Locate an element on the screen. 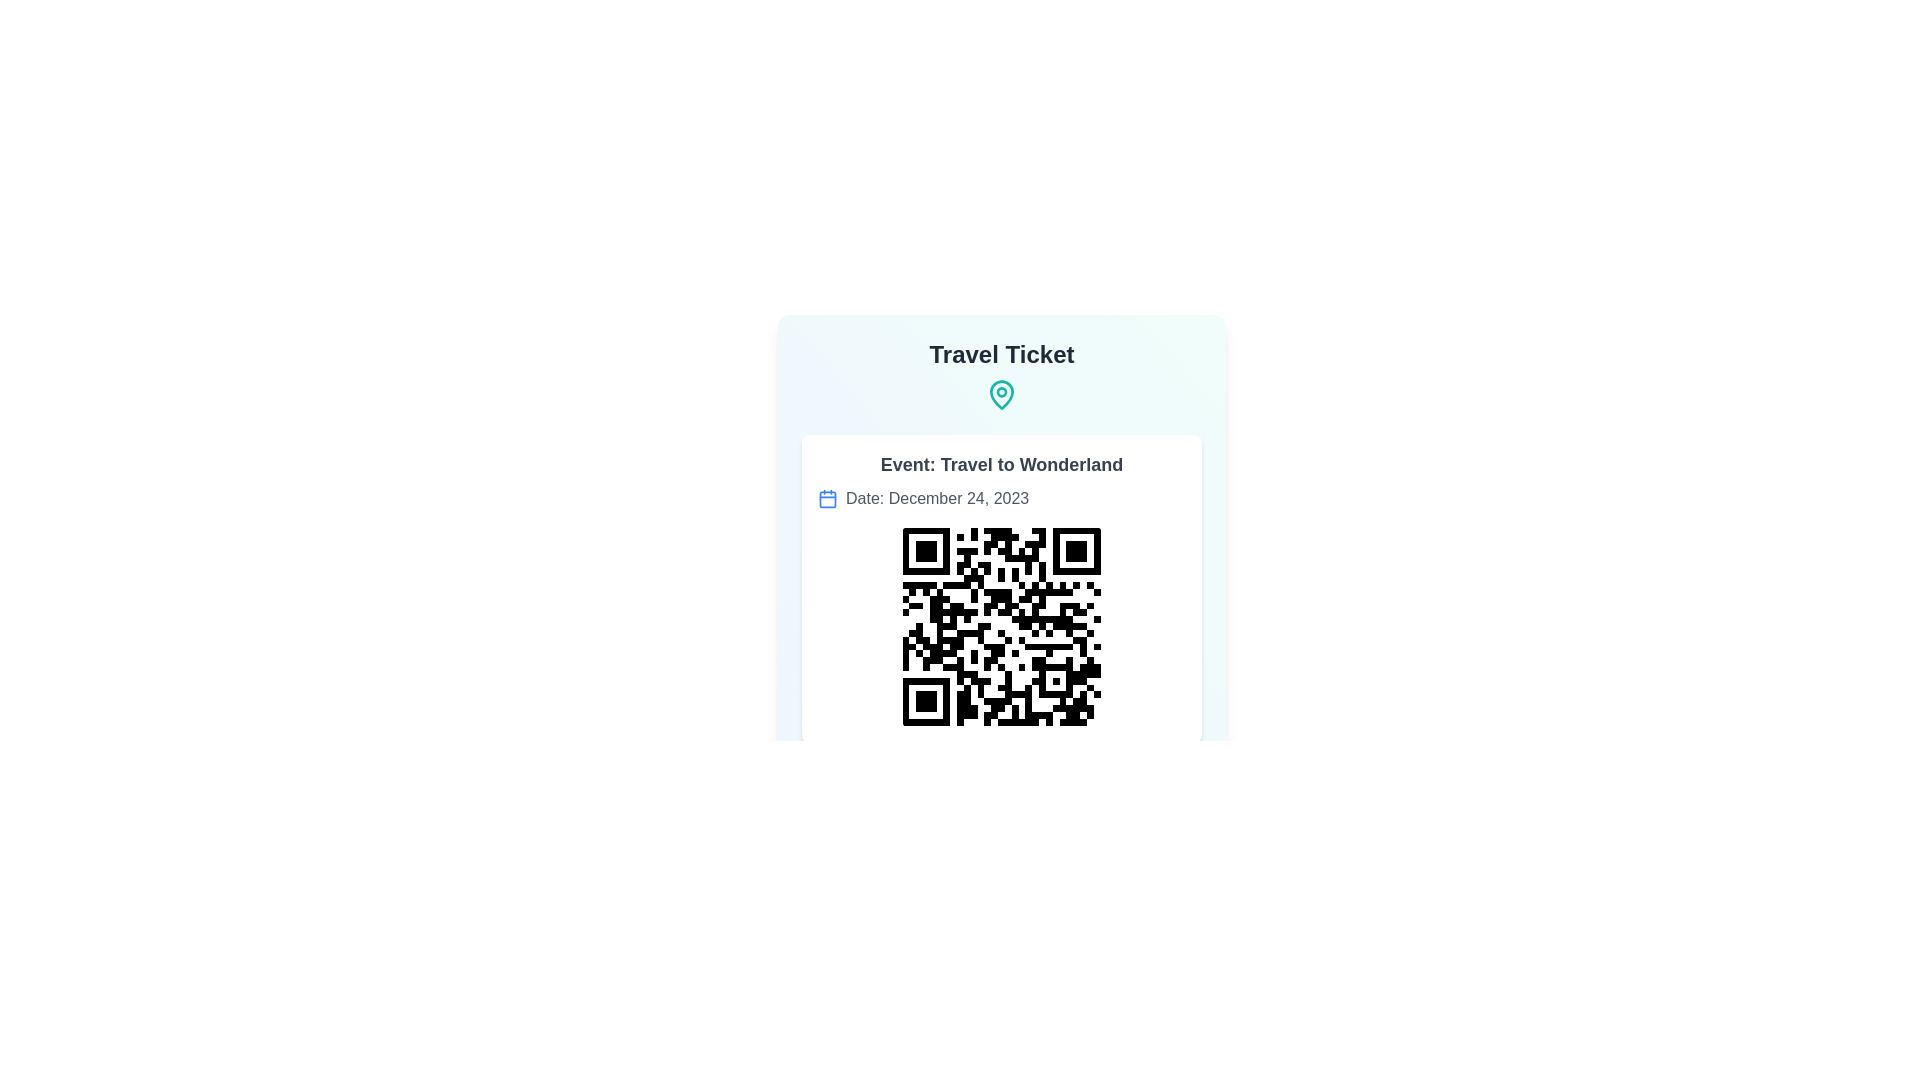 The image size is (1920, 1080). the informational line displaying the date of the event, which is positioned below the text 'Event: Travel to Wonderland' within a white, rounded-corner card is located at coordinates (1002, 497).